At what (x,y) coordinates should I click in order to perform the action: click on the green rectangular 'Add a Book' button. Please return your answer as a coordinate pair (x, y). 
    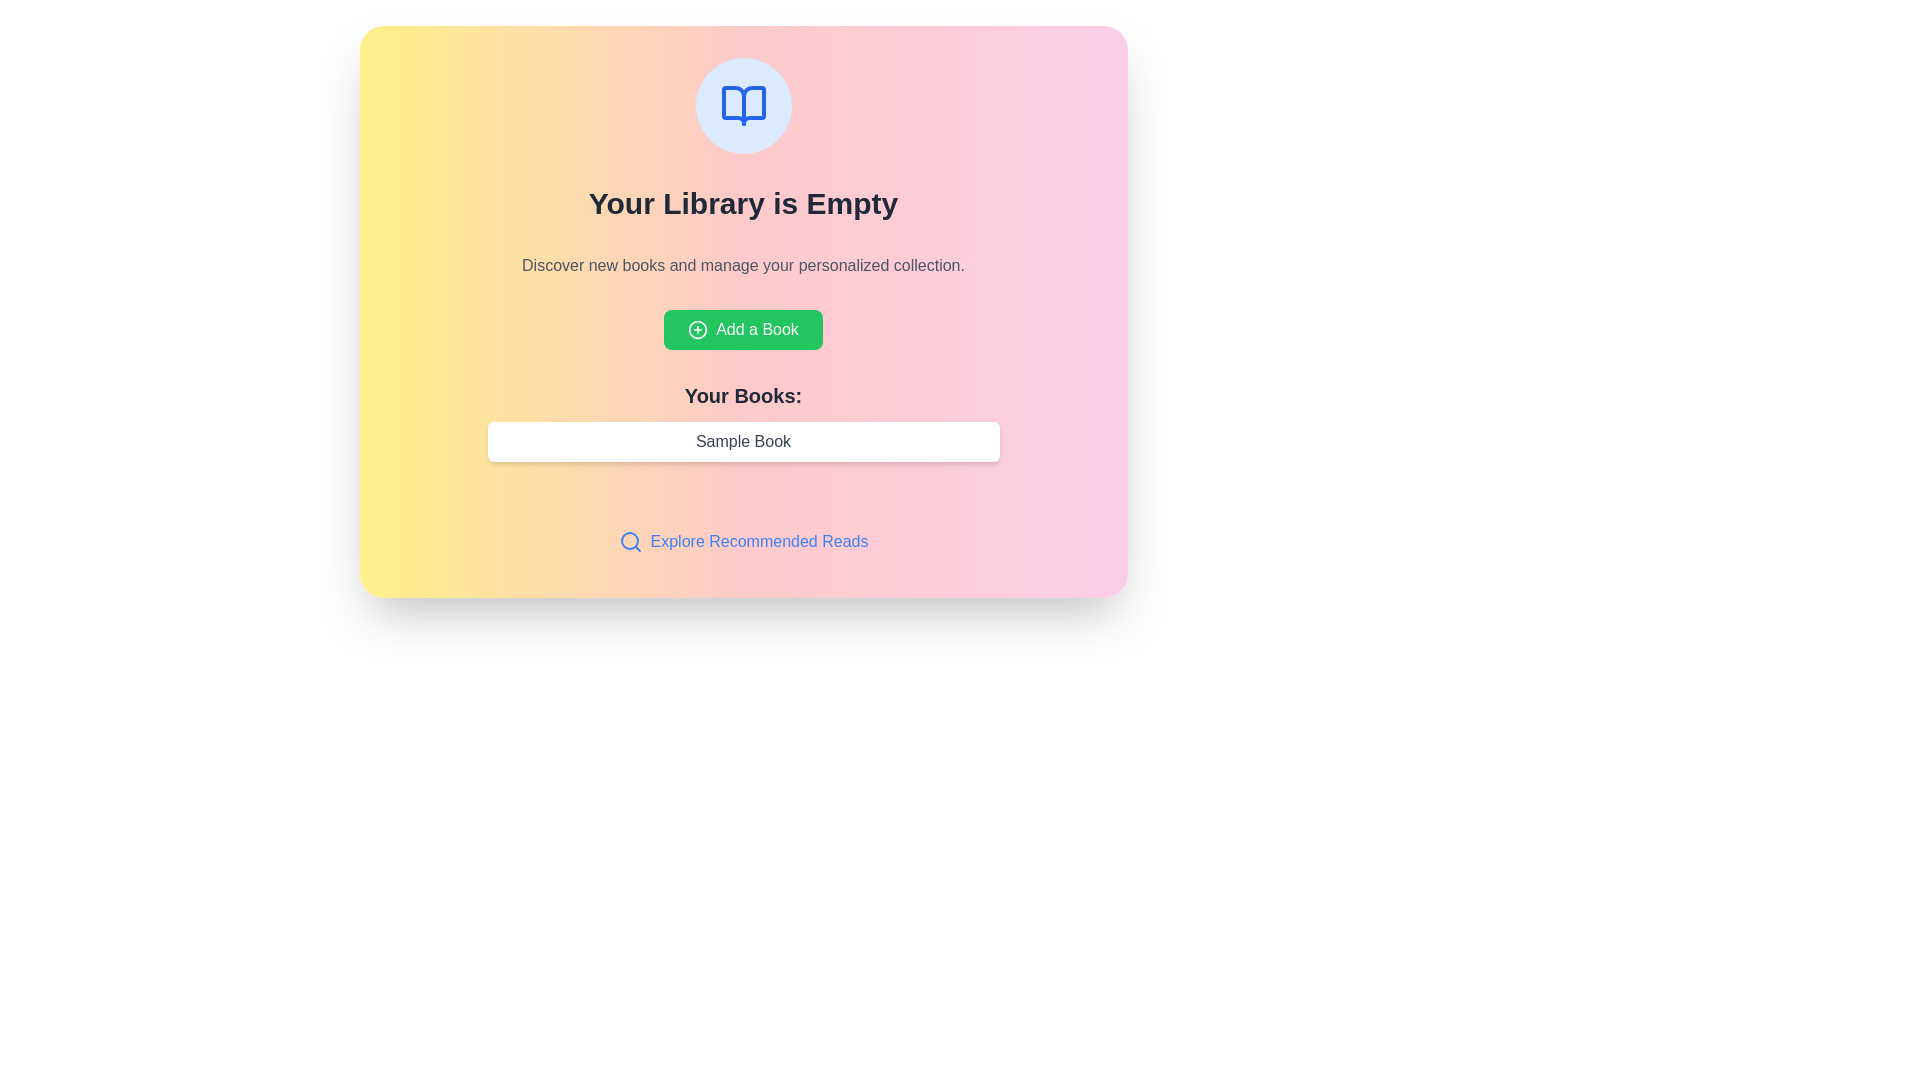
    Looking at the image, I should click on (742, 329).